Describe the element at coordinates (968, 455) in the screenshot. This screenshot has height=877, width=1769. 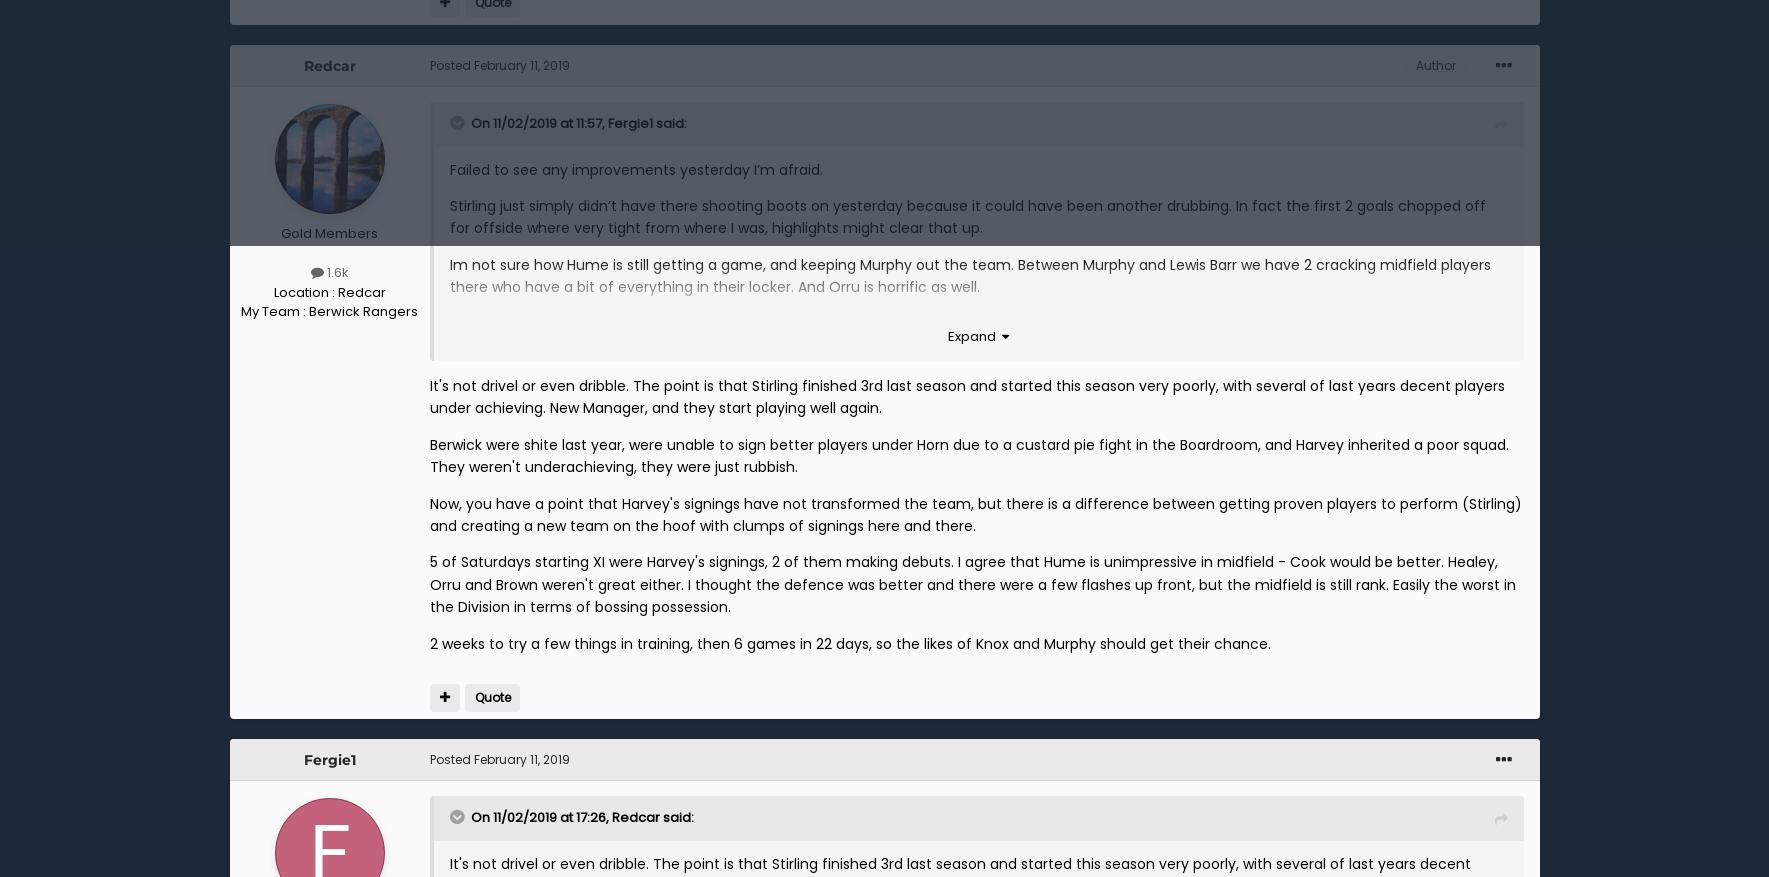
I see `'Berwick were shite last year, were unable to sign better players under Horn due to a custard pie fight in the Boardroom, and Harvey inherited a poor squad. They weren't underachieving, they were just rubbish.'` at that location.